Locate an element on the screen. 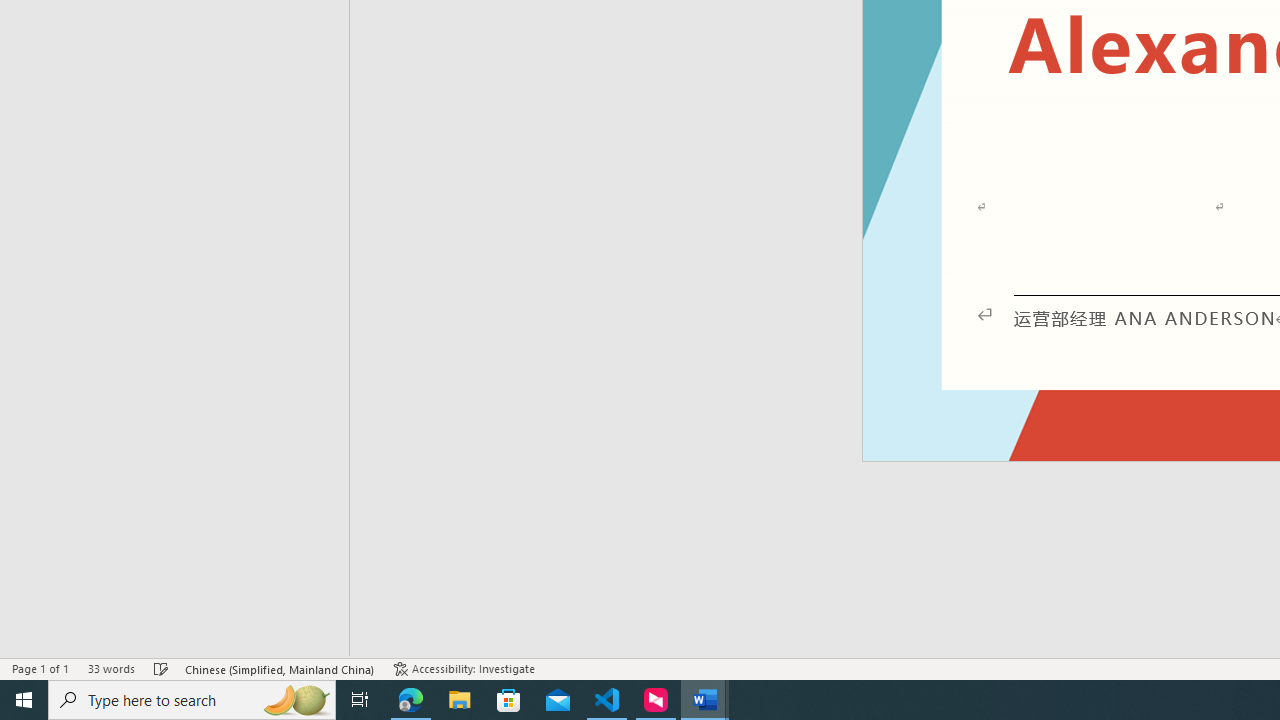 Image resolution: width=1280 pixels, height=720 pixels. 'Spelling and Grammar Check Checking' is located at coordinates (161, 669).